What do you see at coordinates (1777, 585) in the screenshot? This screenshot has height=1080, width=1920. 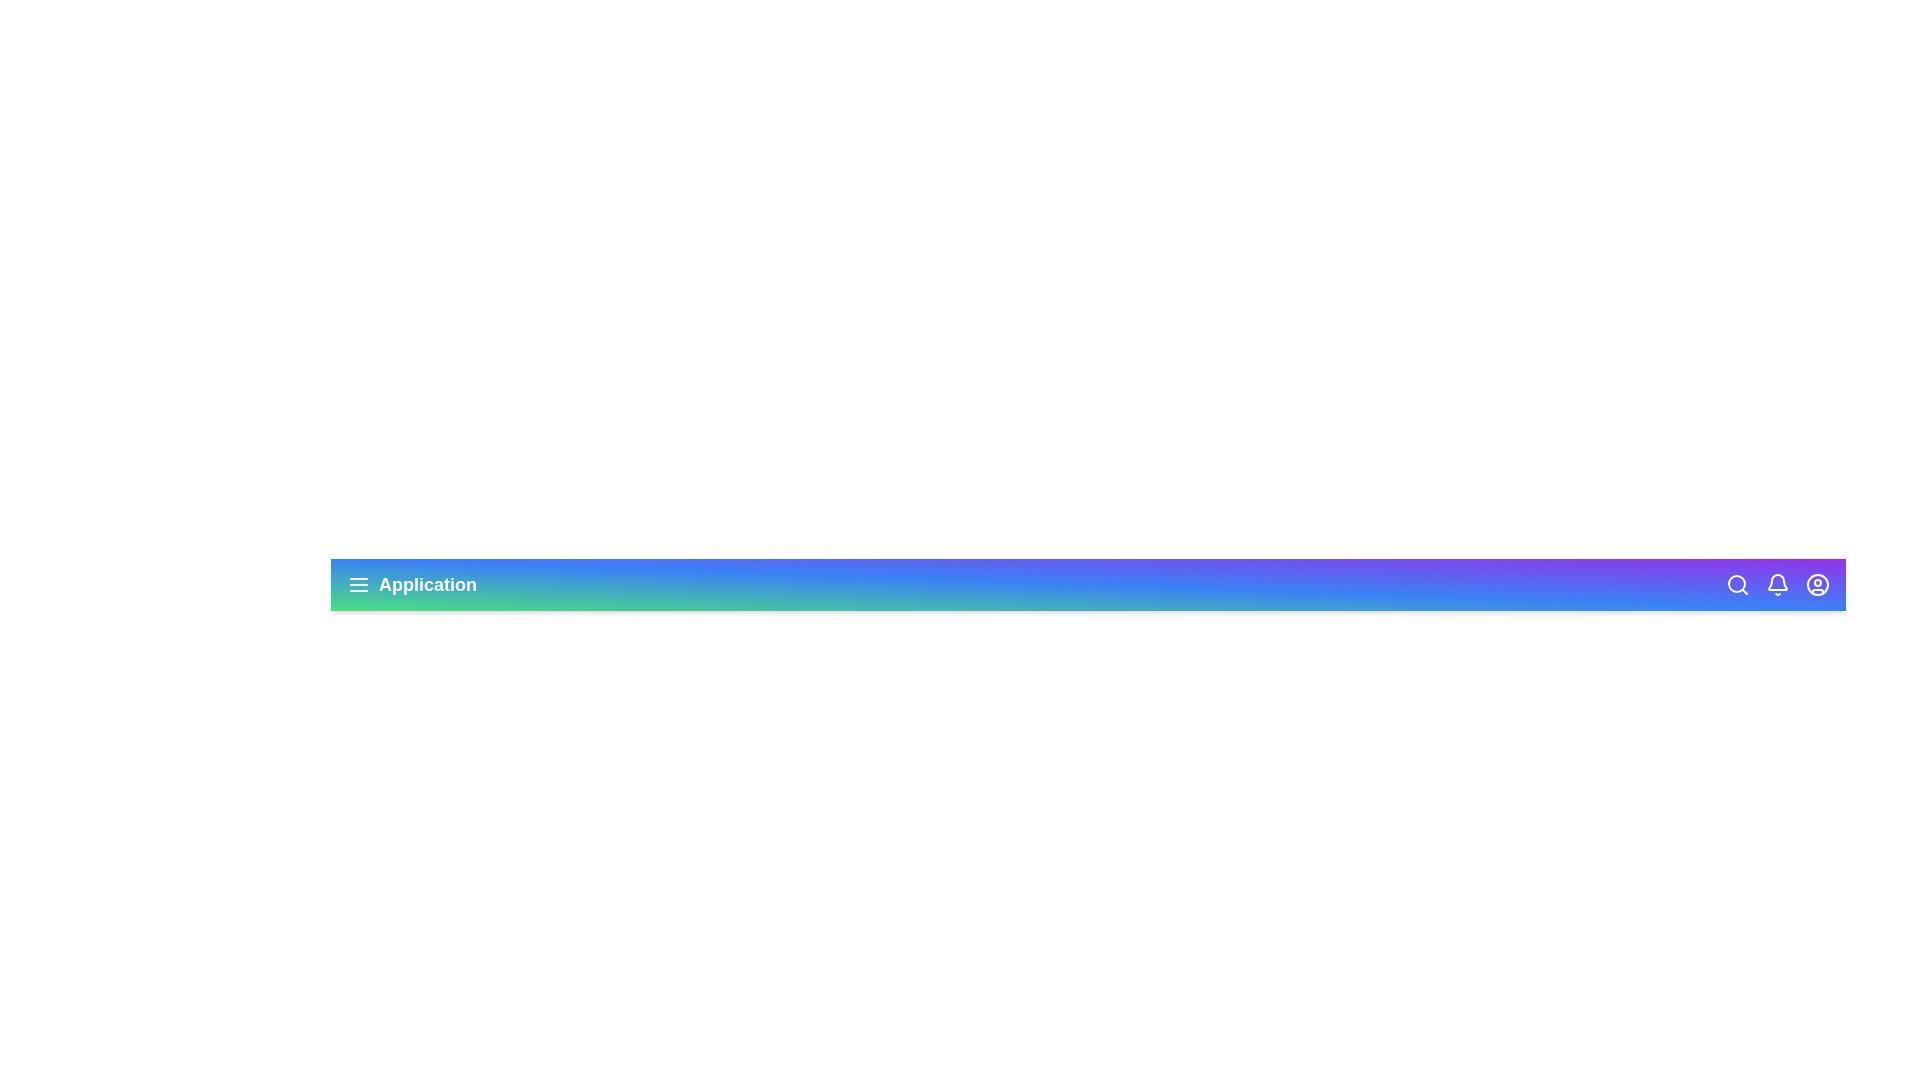 I see `the notification icon` at bounding box center [1777, 585].